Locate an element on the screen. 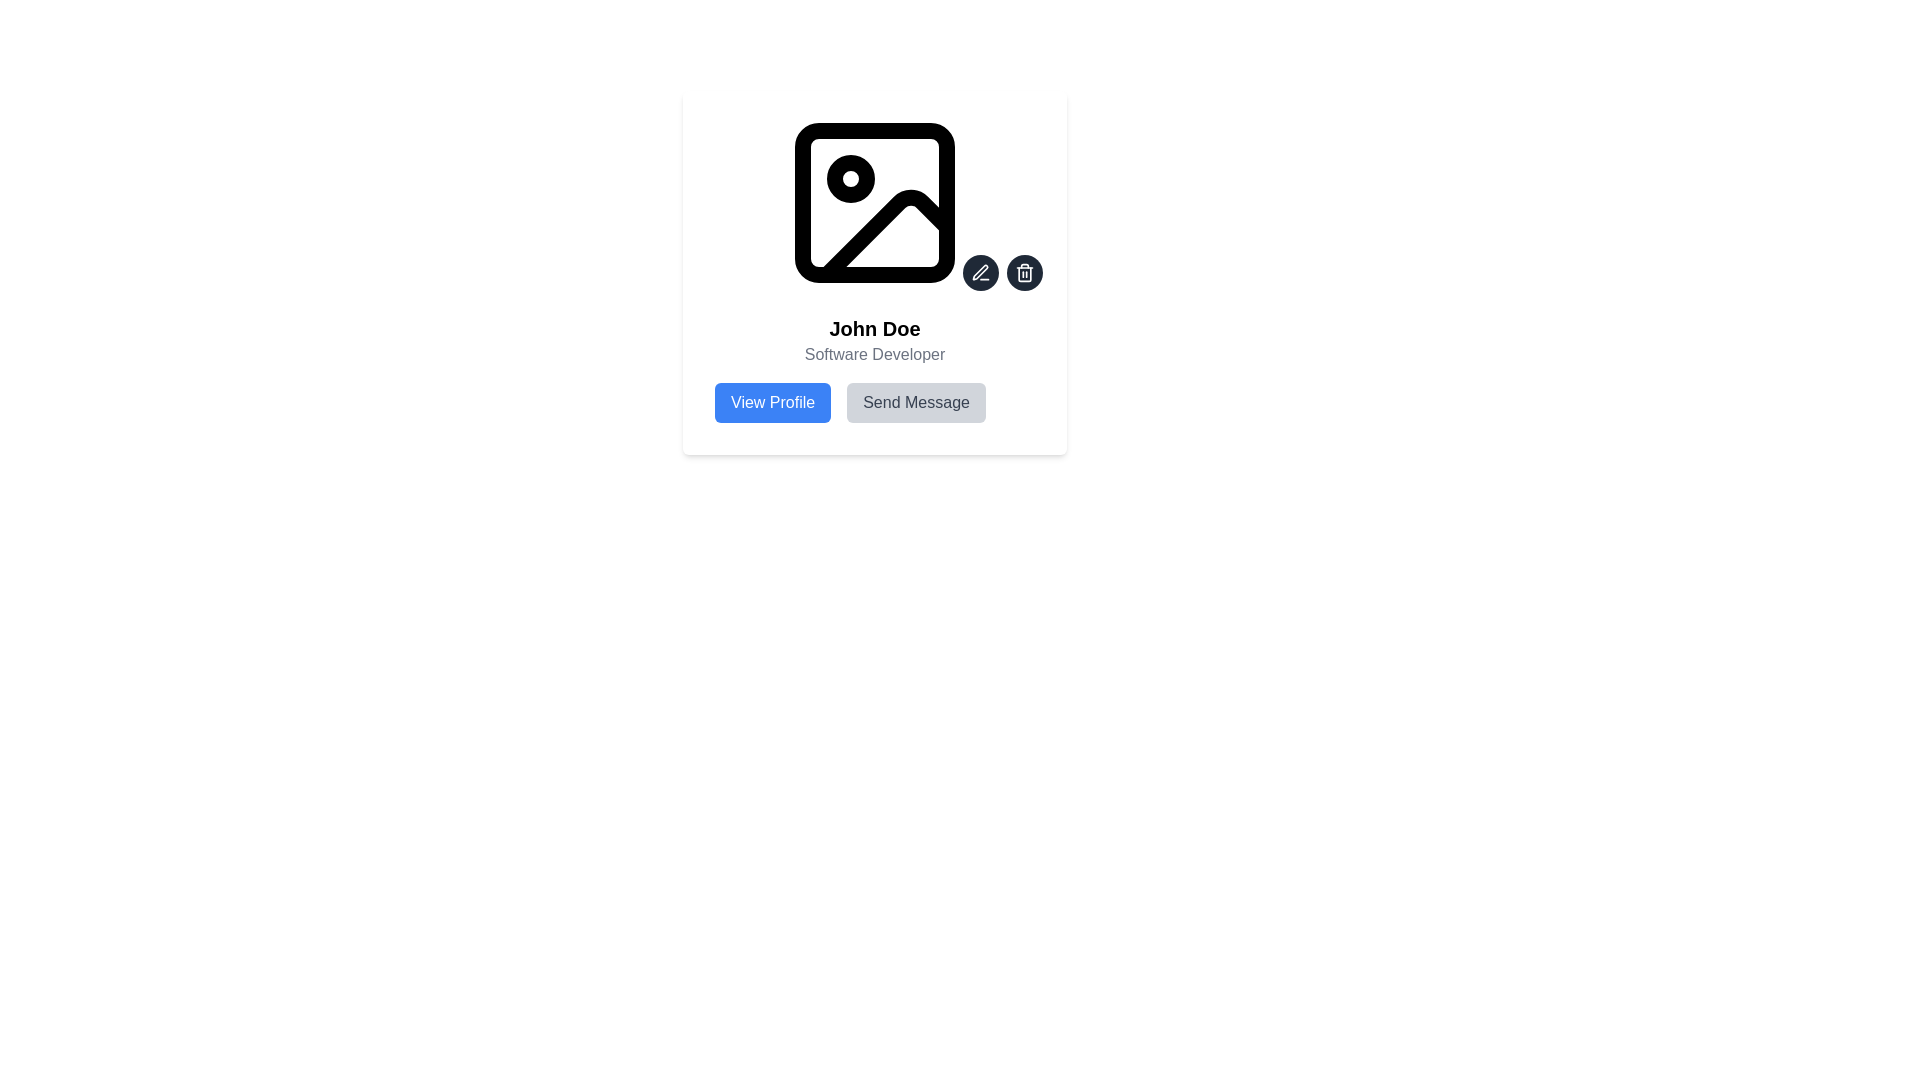 This screenshot has width=1920, height=1080. the text label reading 'Software Developer', which is styled in light gray and positioned directly beneath the bold text 'John Doe' within the profile card layout is located at coordinates (874, 353).